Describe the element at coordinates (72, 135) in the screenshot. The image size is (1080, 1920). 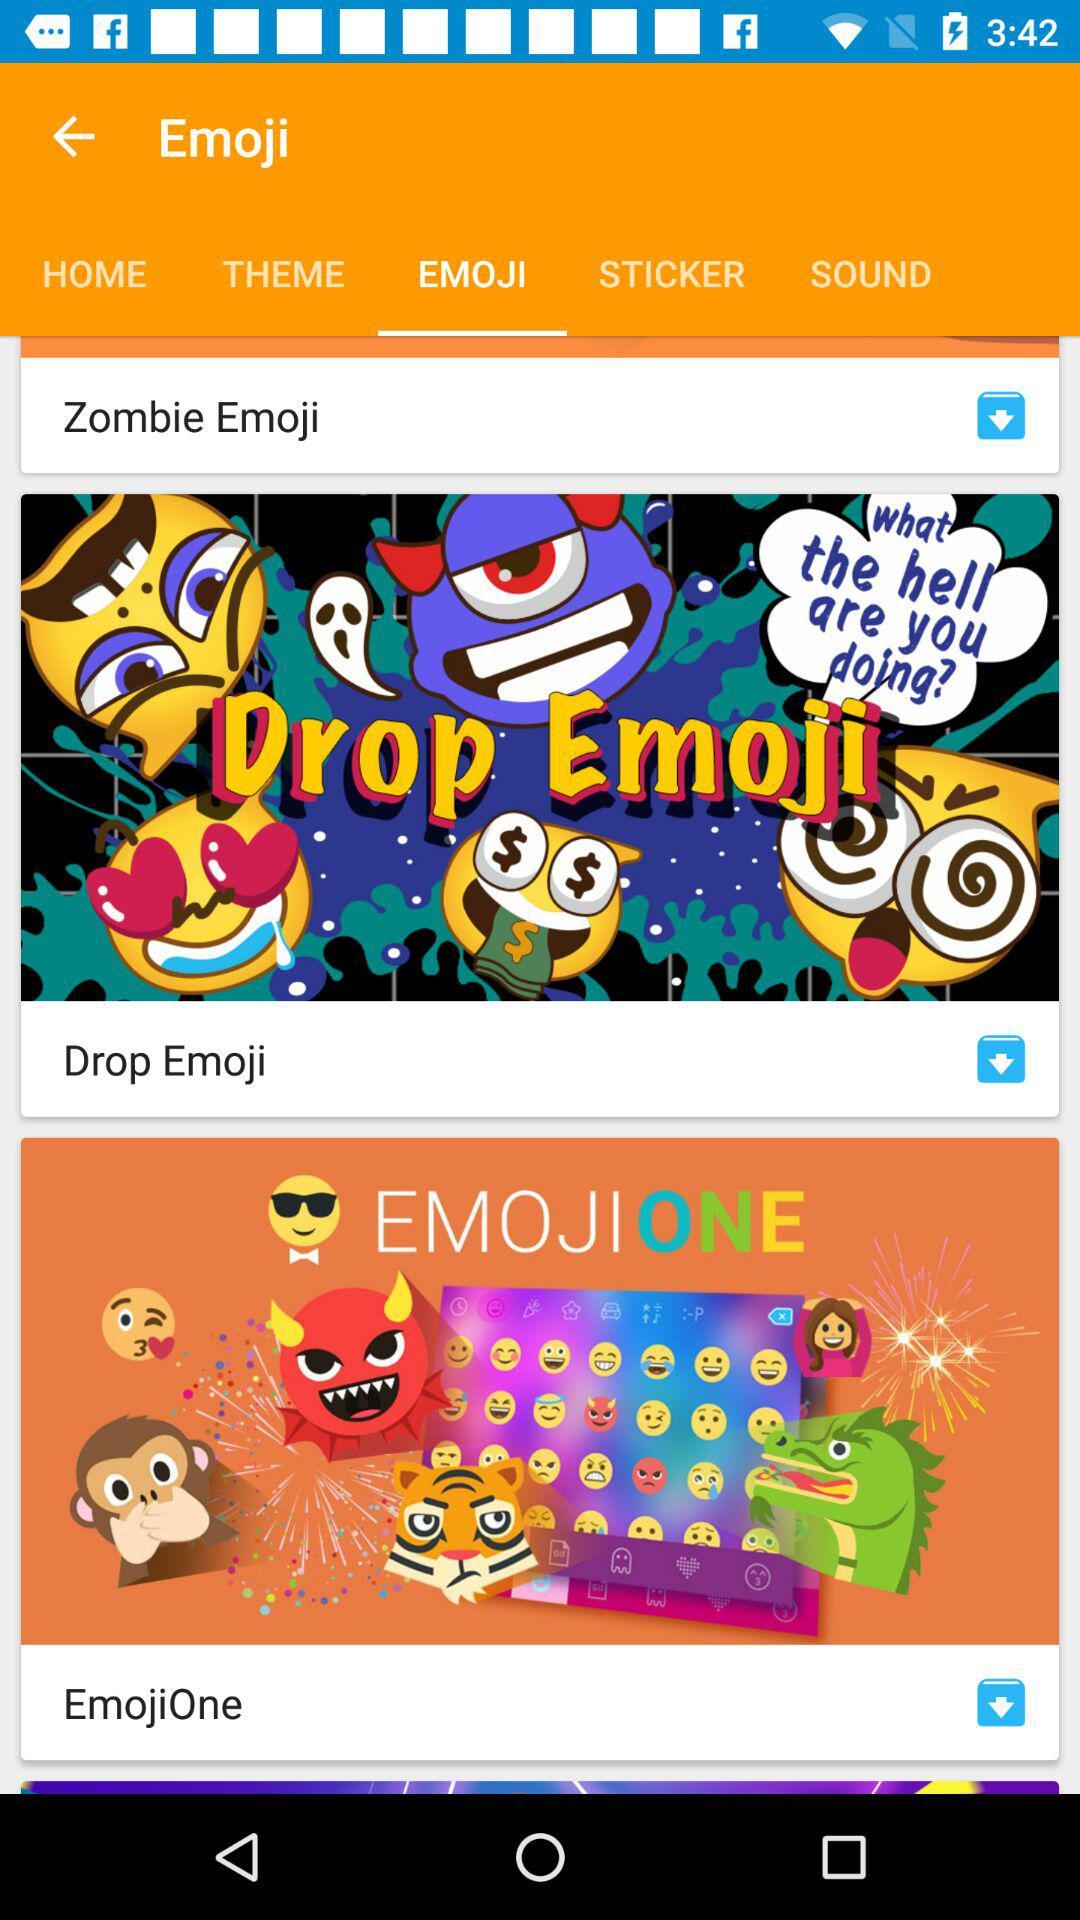
I see `item above the home icon` at that location.